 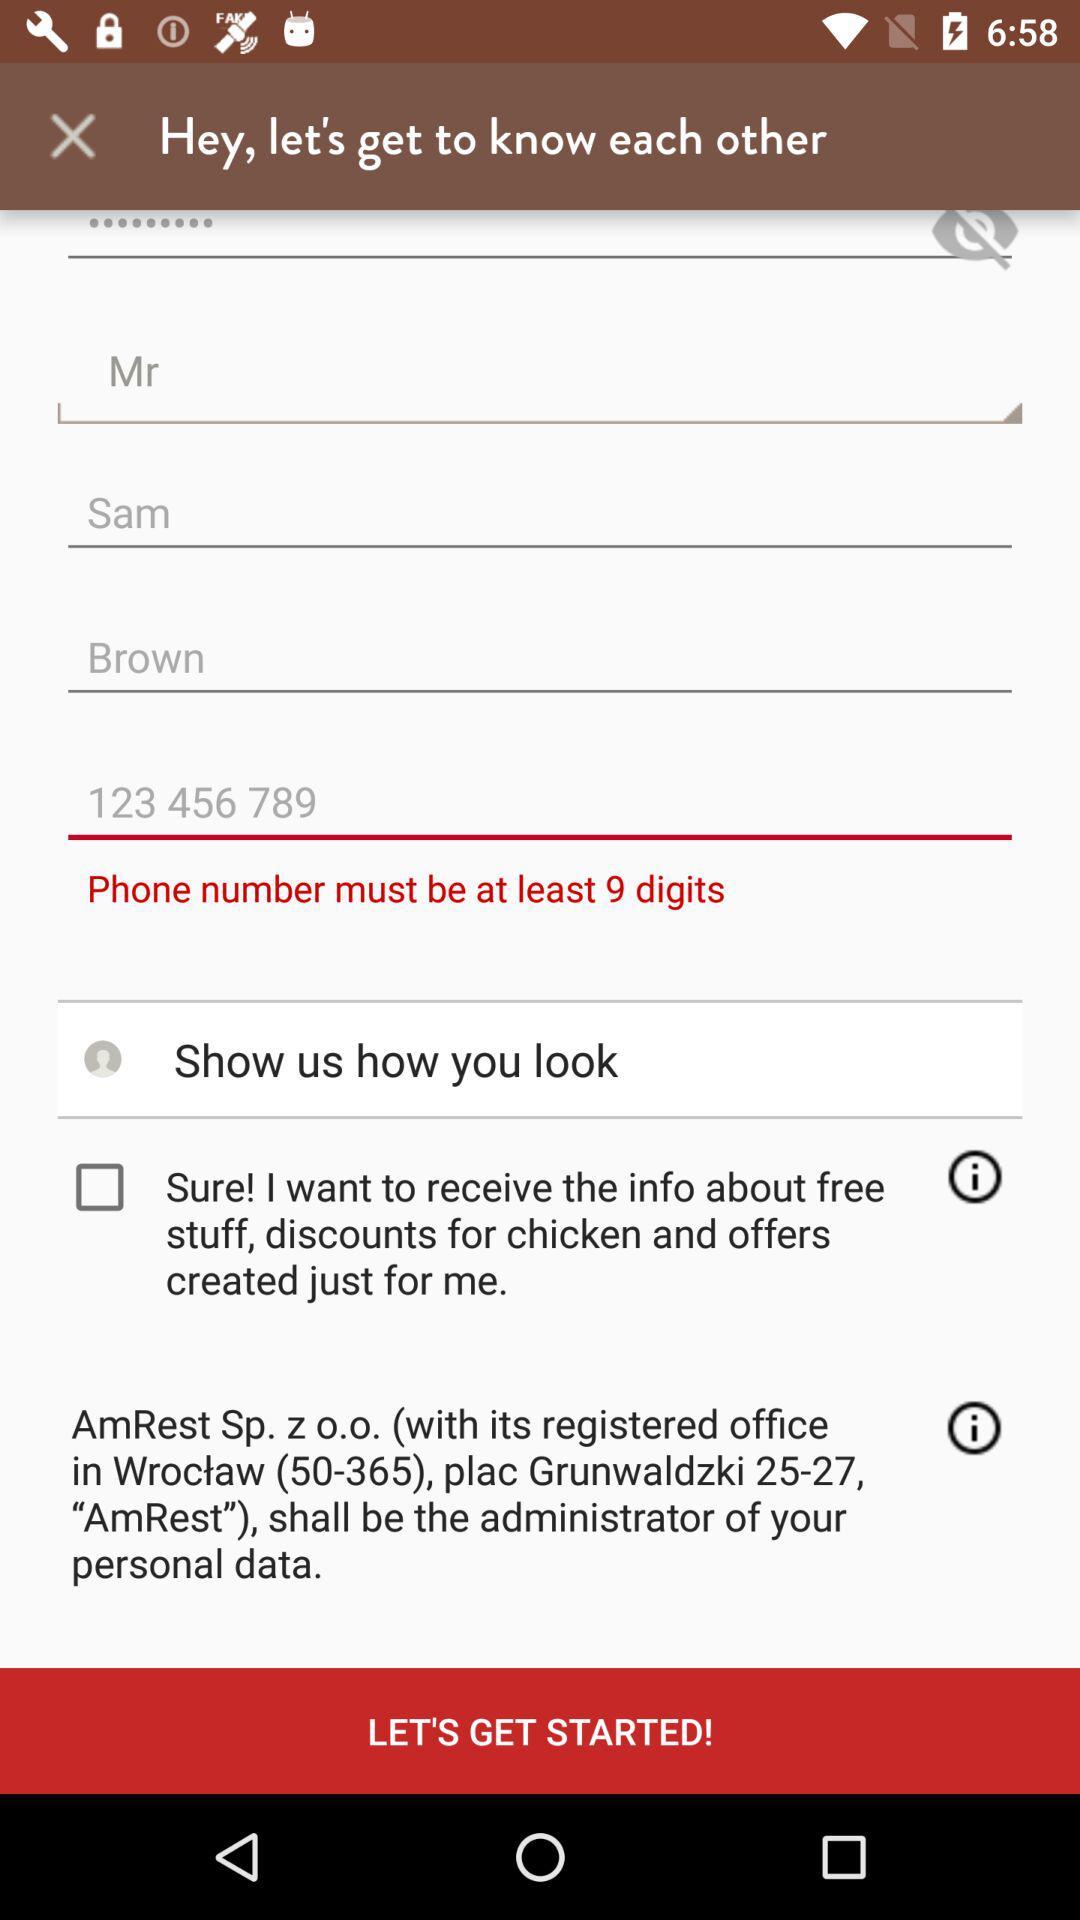 What do you see at coordinates (974, 243) in the screenshot?
I see `see password` at bounding box center [974, 243].